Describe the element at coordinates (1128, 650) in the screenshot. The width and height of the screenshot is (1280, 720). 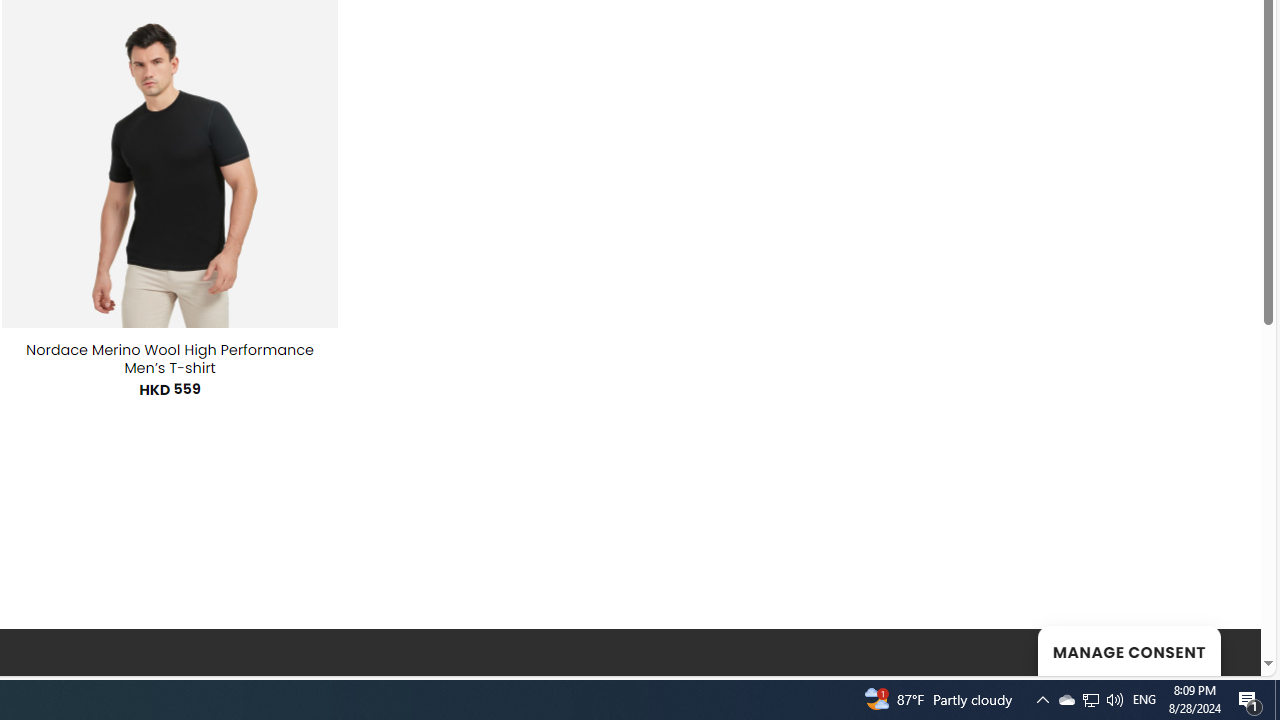
I see `'MANAGE CONSENT'` at that location.